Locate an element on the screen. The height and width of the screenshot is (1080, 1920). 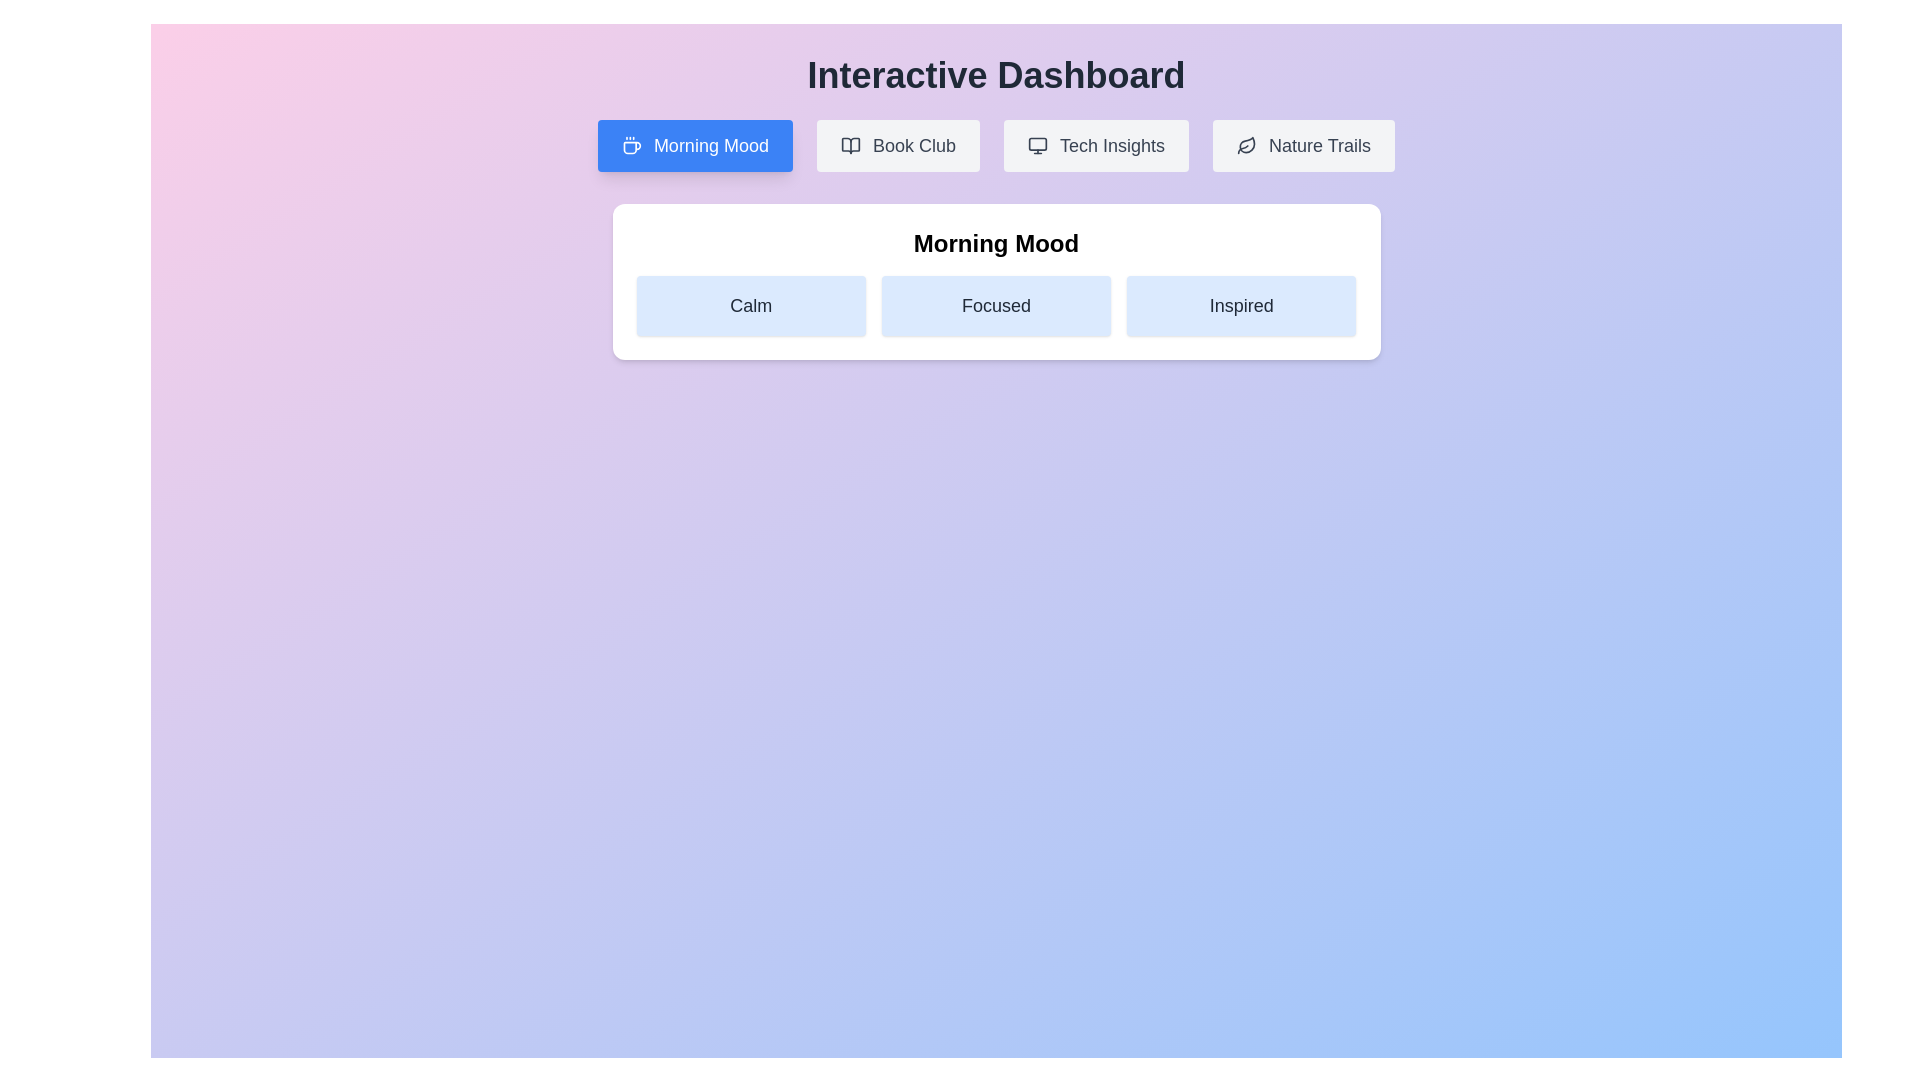
the first button under the 'Interactive Dashboard' heading is located at coordinates (695, 145).